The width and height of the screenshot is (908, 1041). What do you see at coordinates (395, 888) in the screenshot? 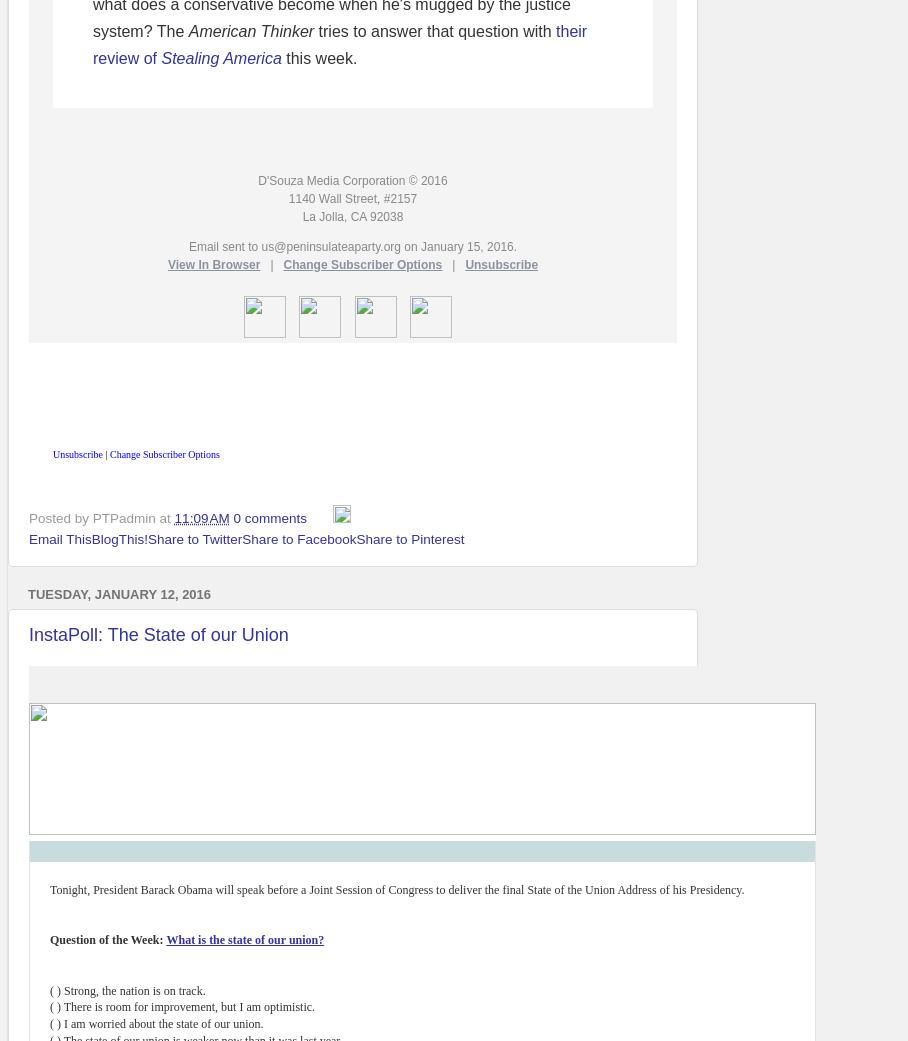
I see `'Tonight, President Barack Obama will speak before a Joint Session of Congress to deliver the final State of the Union Address of his Presidency.'` at bounding box center [395, 888].